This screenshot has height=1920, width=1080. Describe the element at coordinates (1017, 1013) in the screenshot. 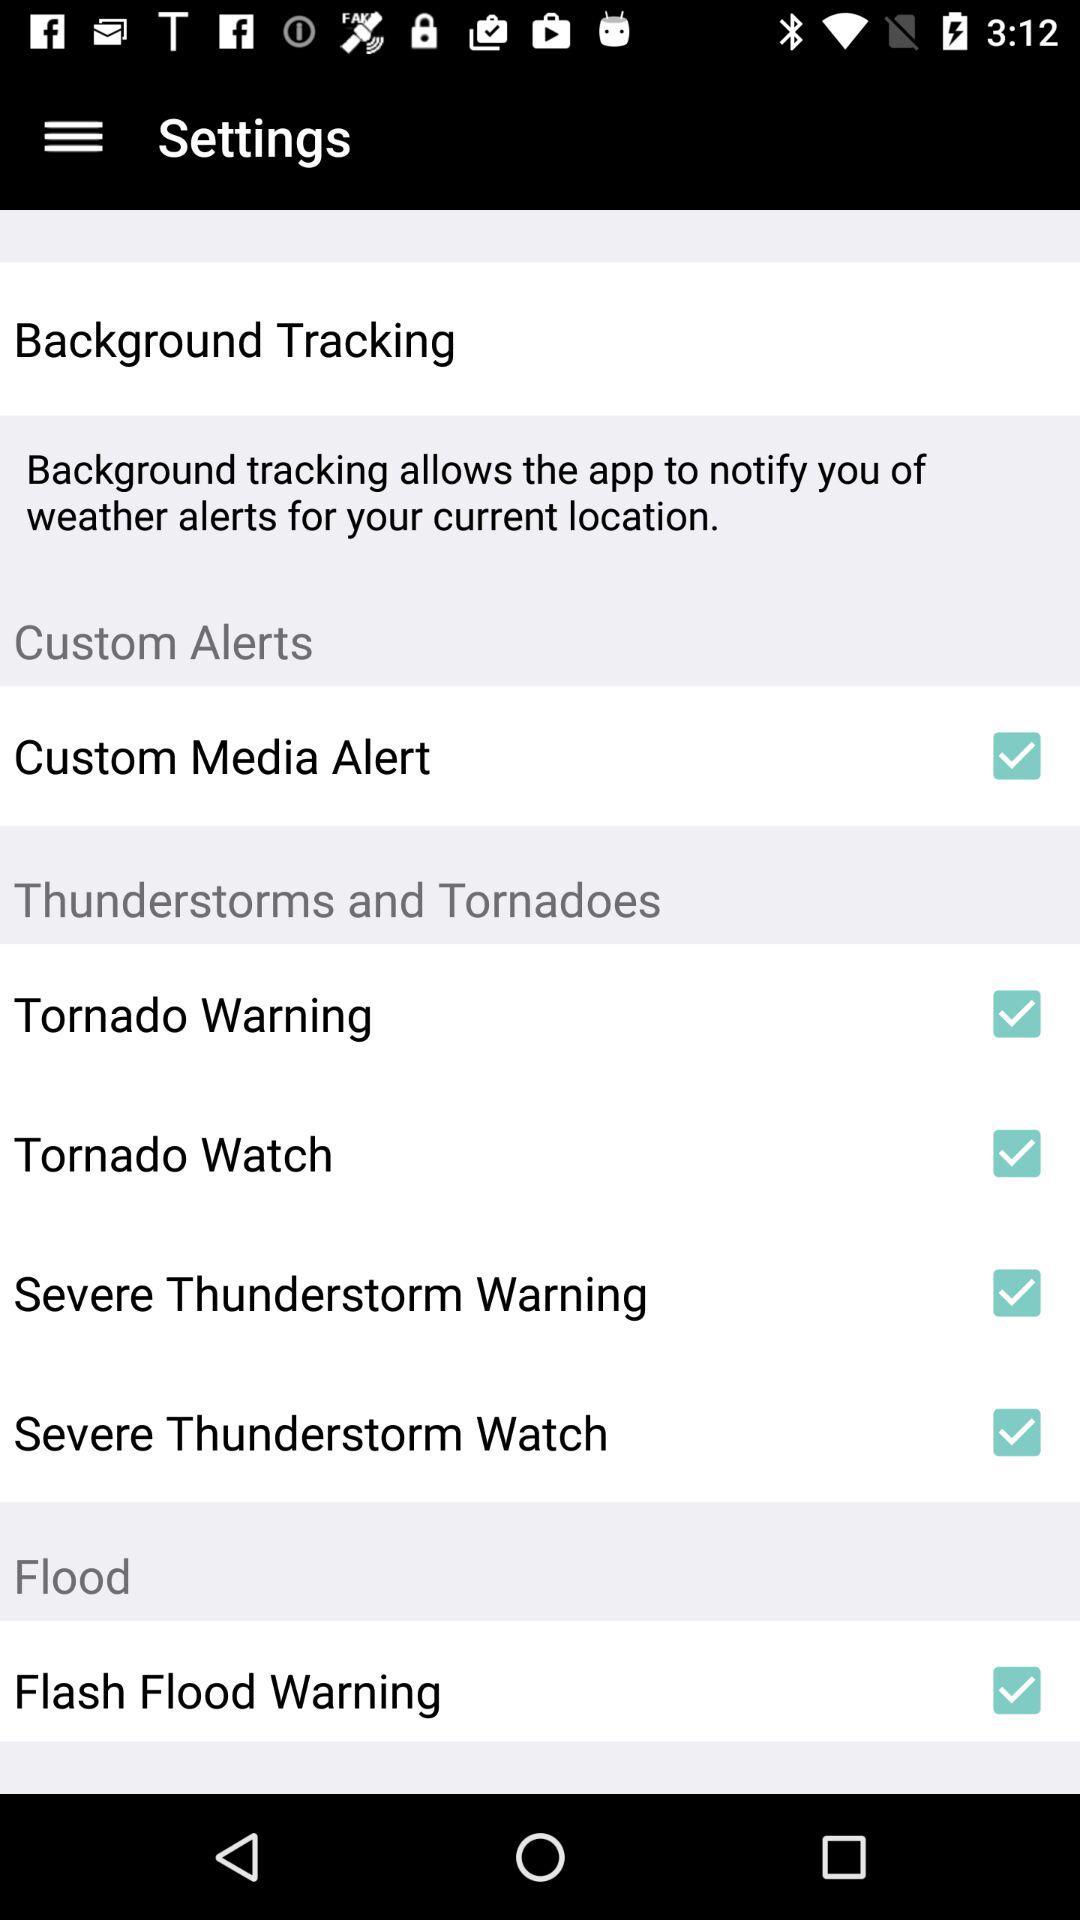

I see `item below the thunderstorms and tornadoes` at that location.